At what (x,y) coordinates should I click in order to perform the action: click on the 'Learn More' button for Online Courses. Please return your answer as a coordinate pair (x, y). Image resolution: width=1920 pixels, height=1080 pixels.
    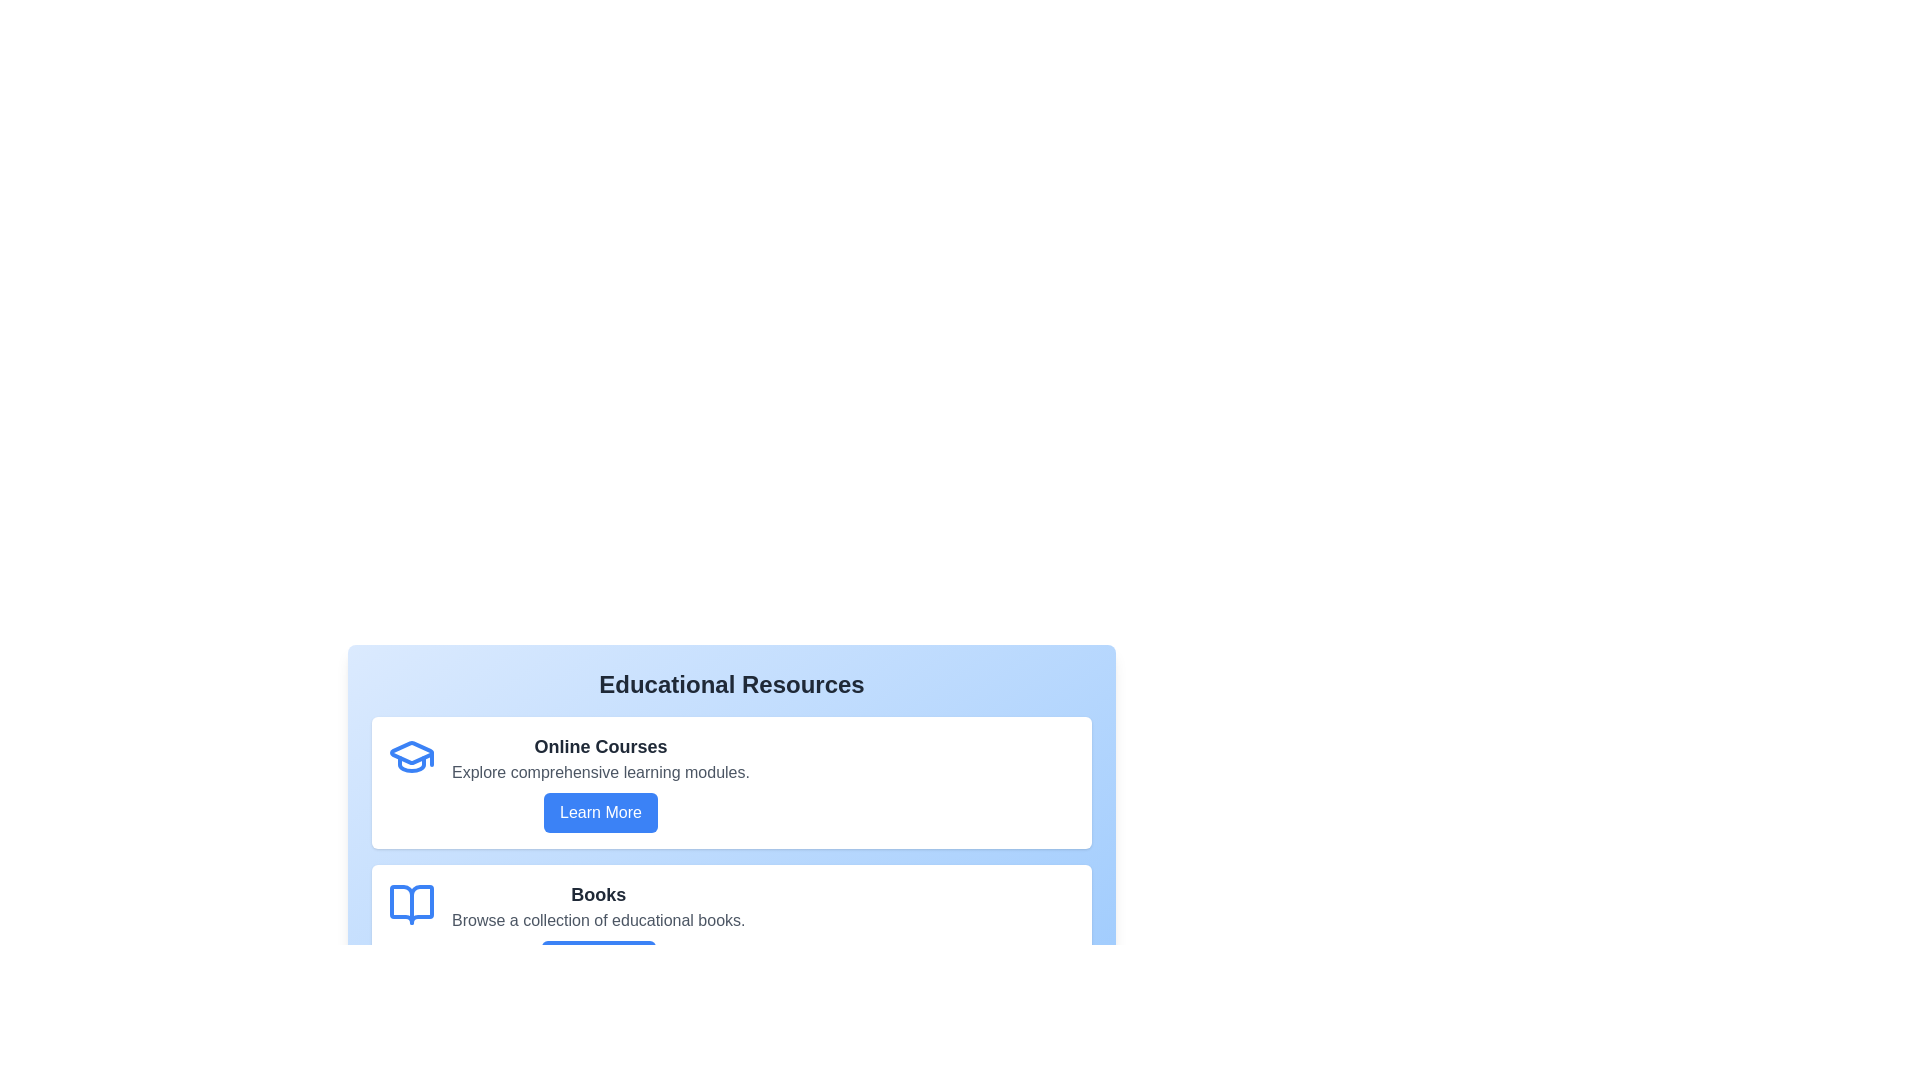
    Looking at the image, I should click on (599, 813).